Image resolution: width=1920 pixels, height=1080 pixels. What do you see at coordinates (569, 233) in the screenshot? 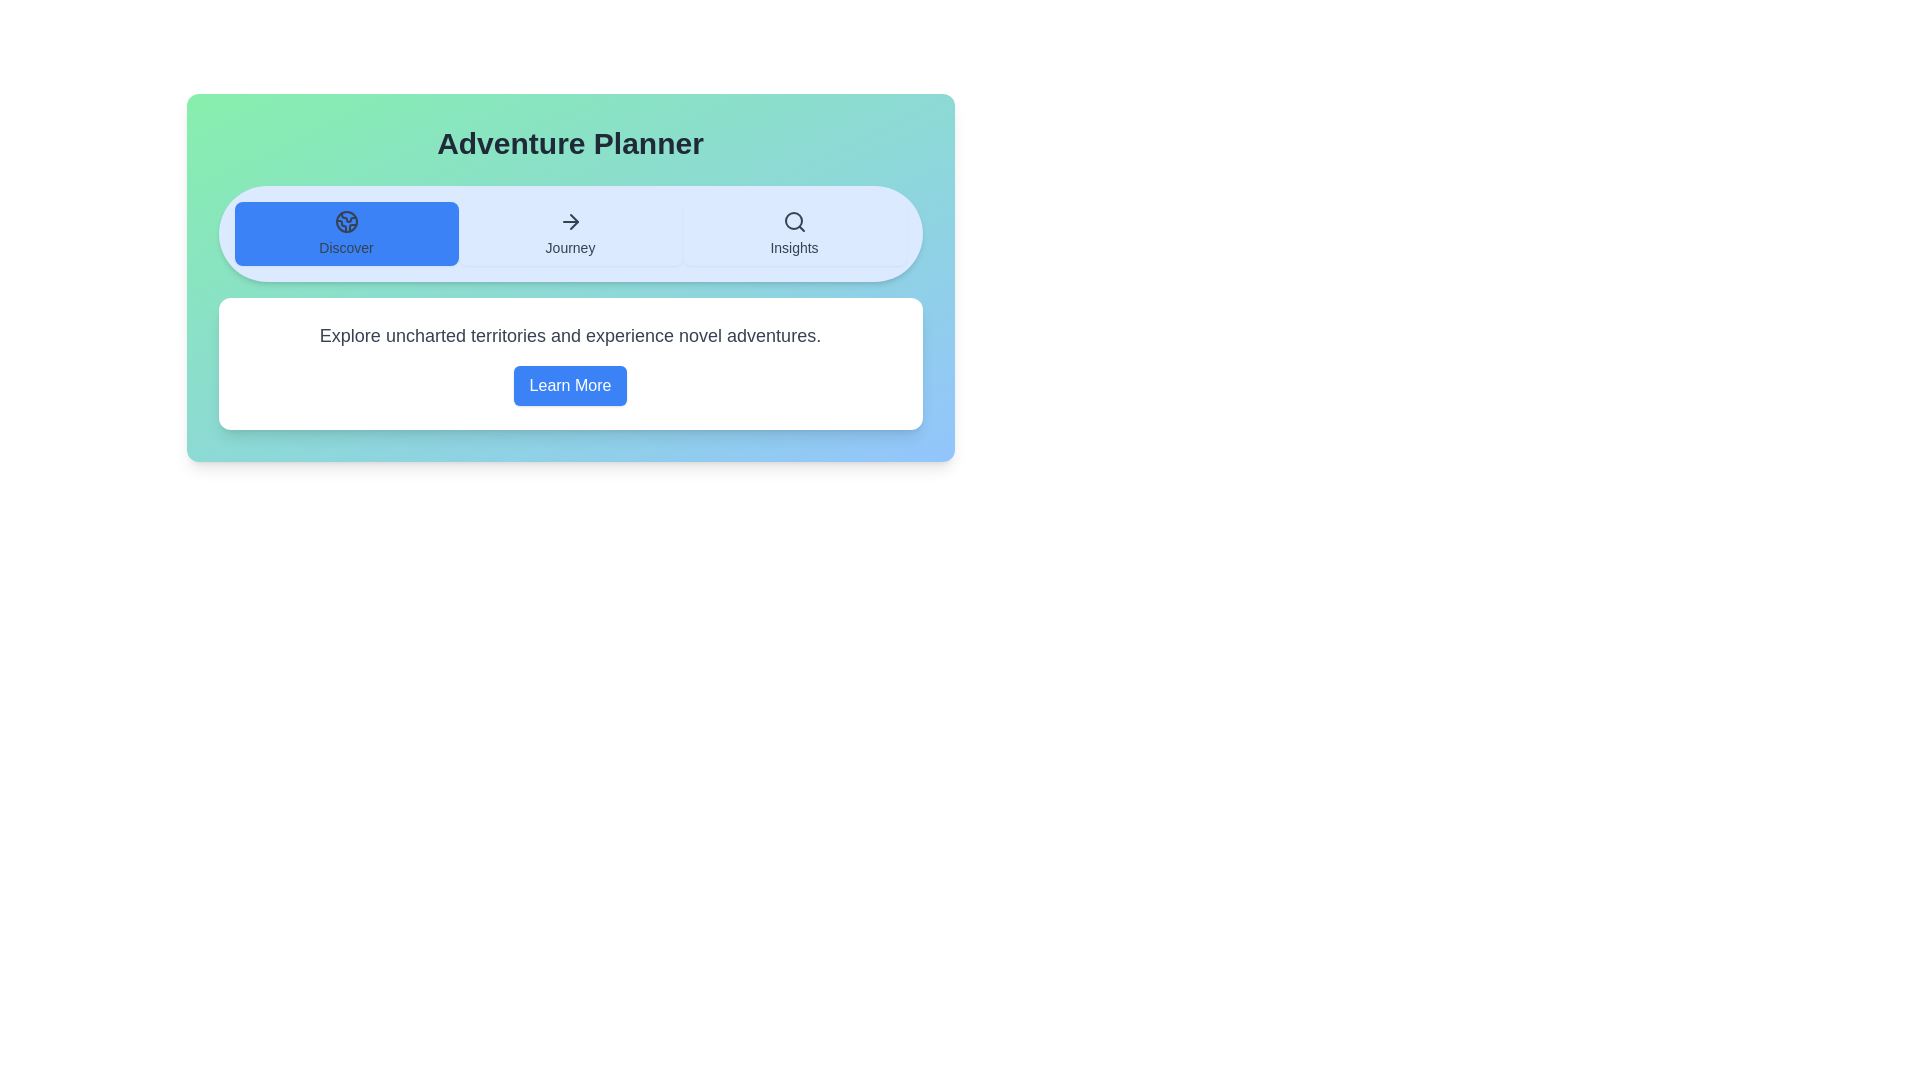
I see `the 'Journey' tab button in the navigation menu` at bounding box center [569, 233].